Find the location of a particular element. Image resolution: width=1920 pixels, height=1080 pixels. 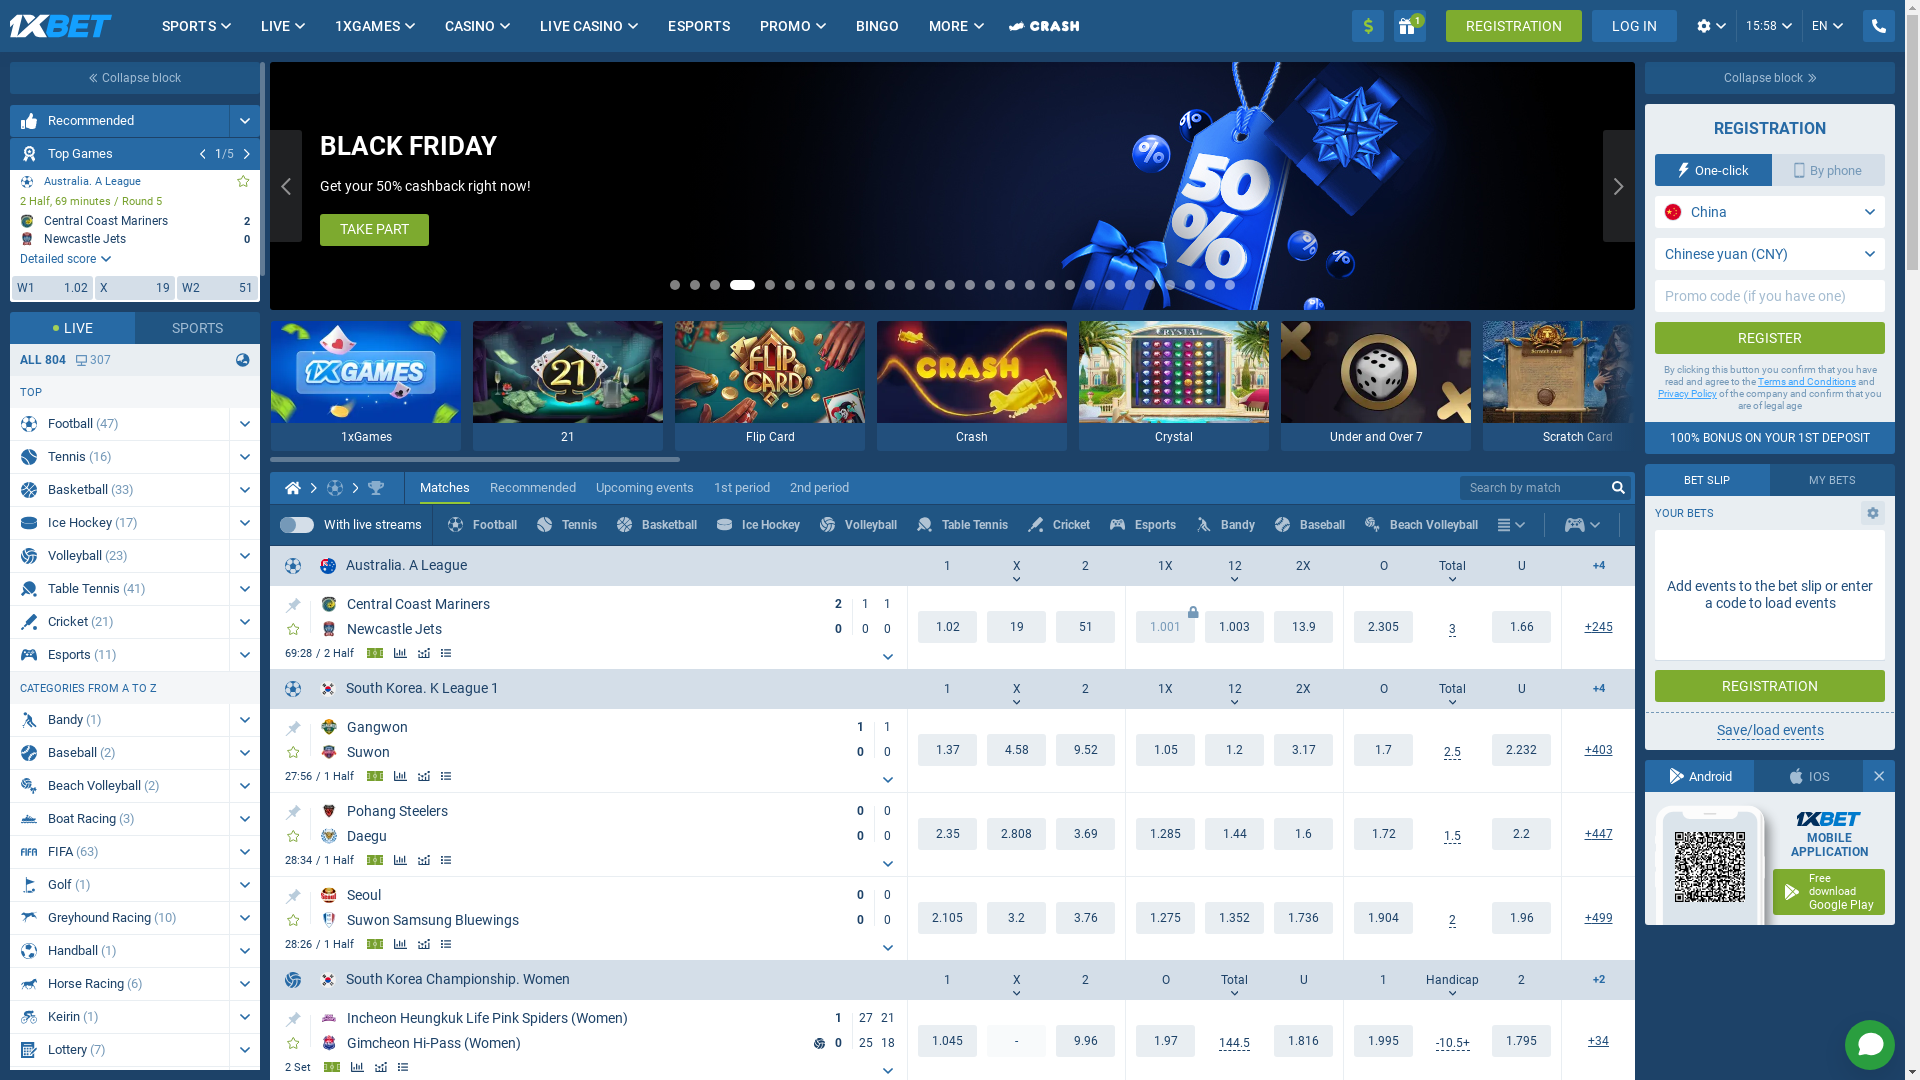

'142.5' is located at coordinates (1233, 1042).